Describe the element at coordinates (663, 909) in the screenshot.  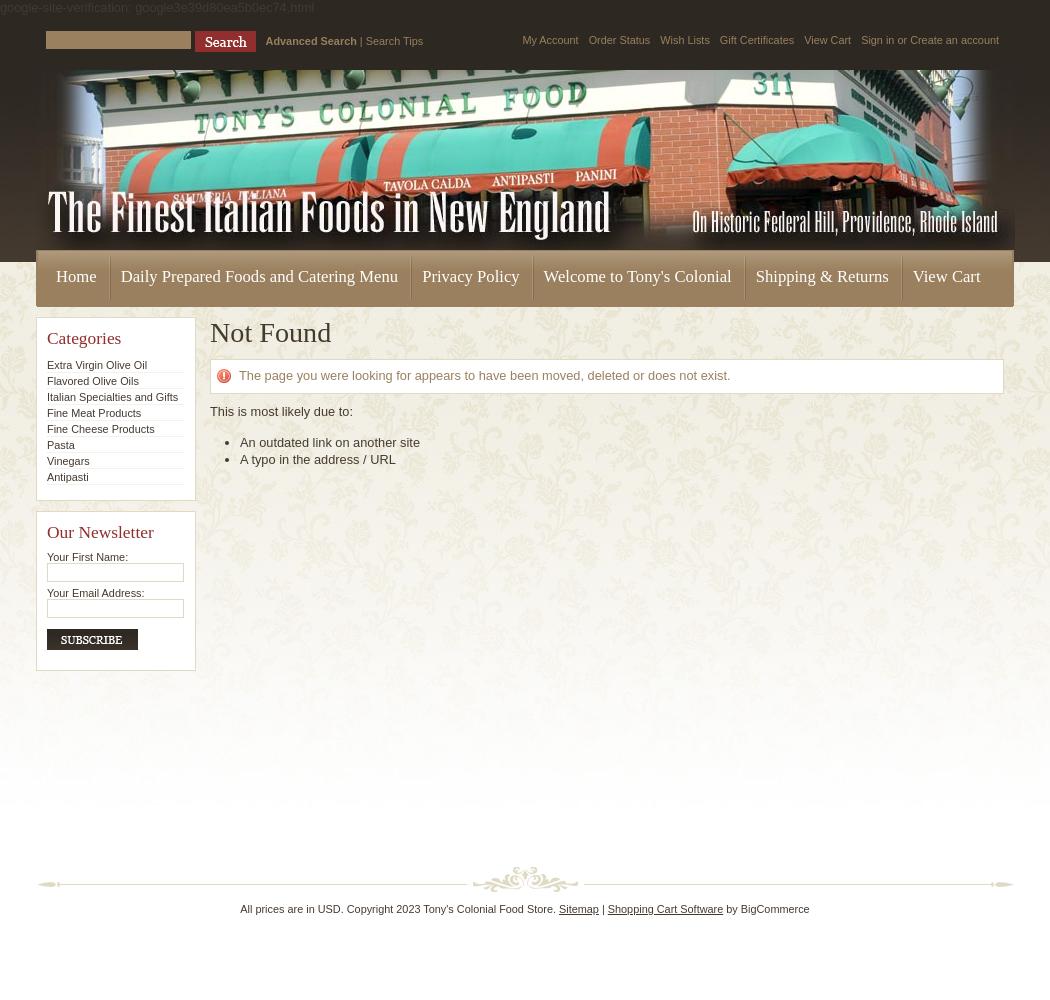
I see `'Shopping Cart Software'` at that location.